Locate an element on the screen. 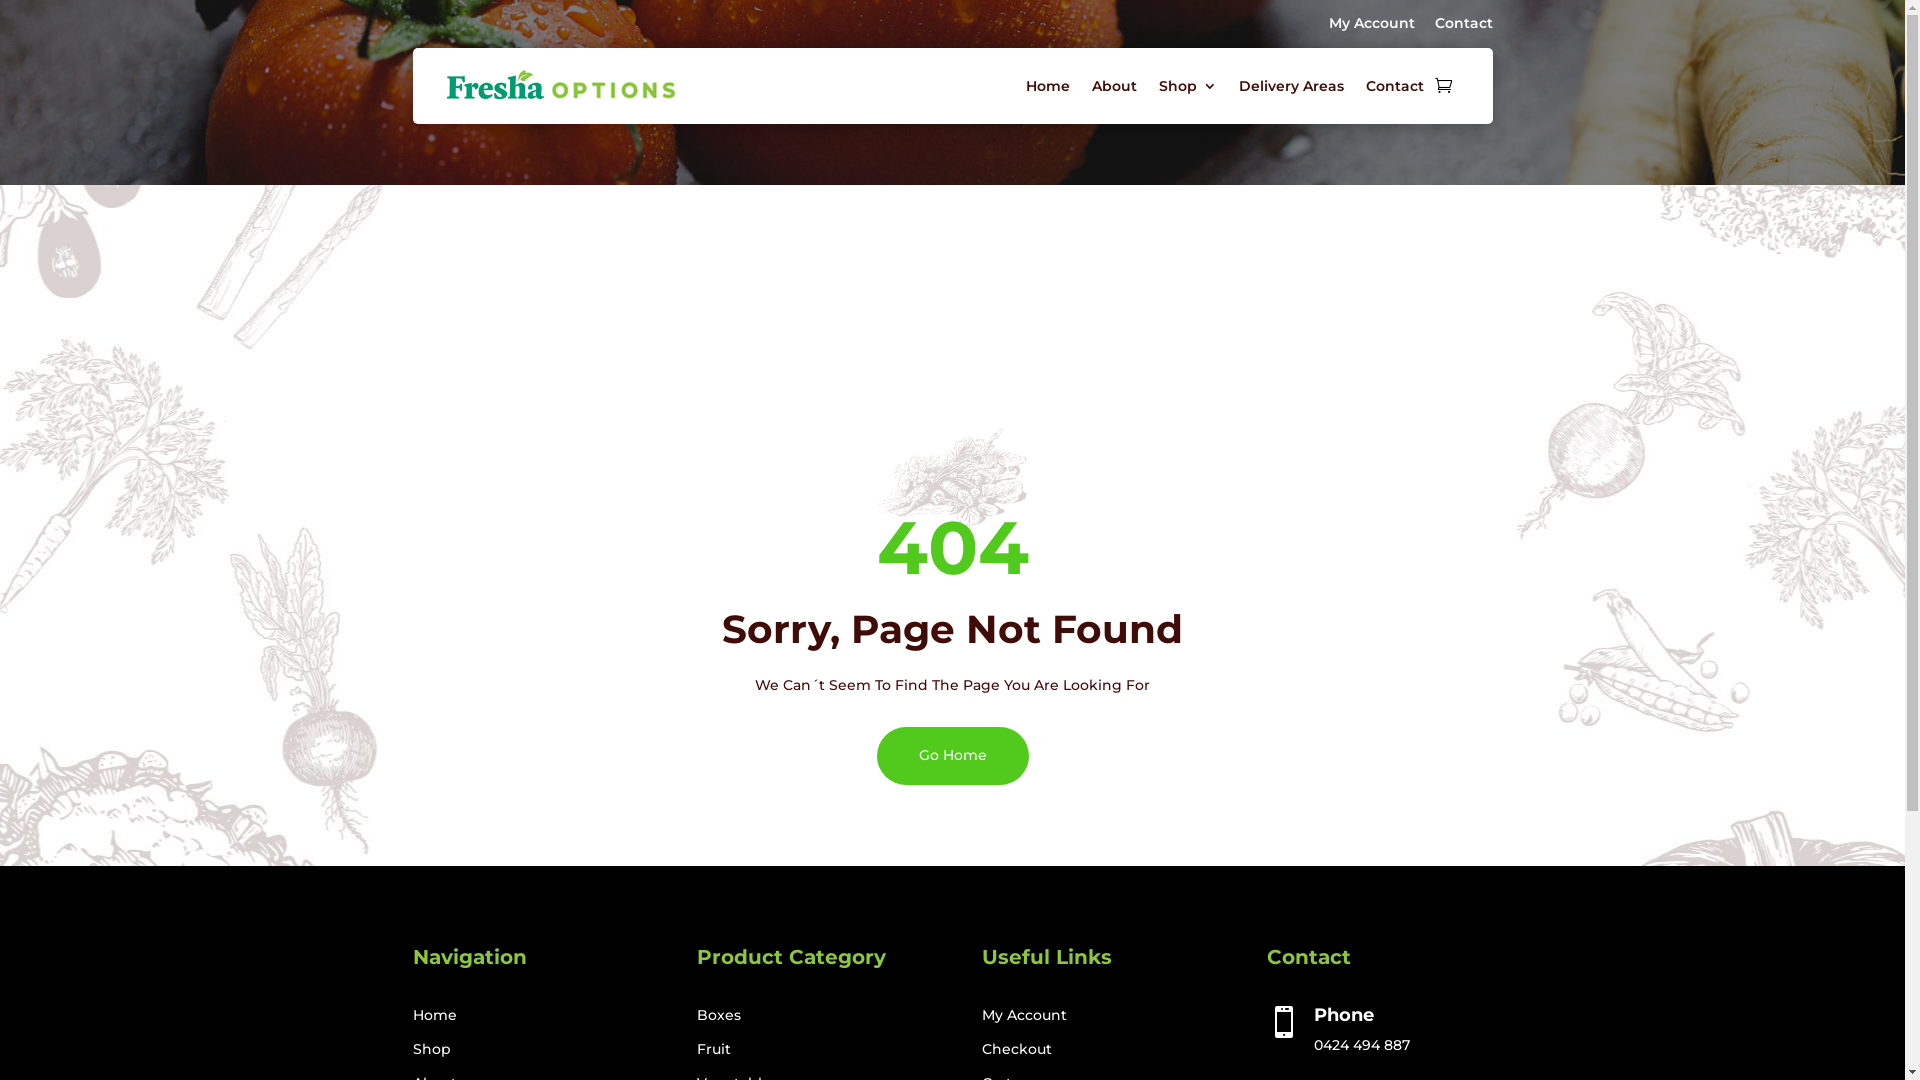  'Boxes' is located at coordinates (719, 1014).